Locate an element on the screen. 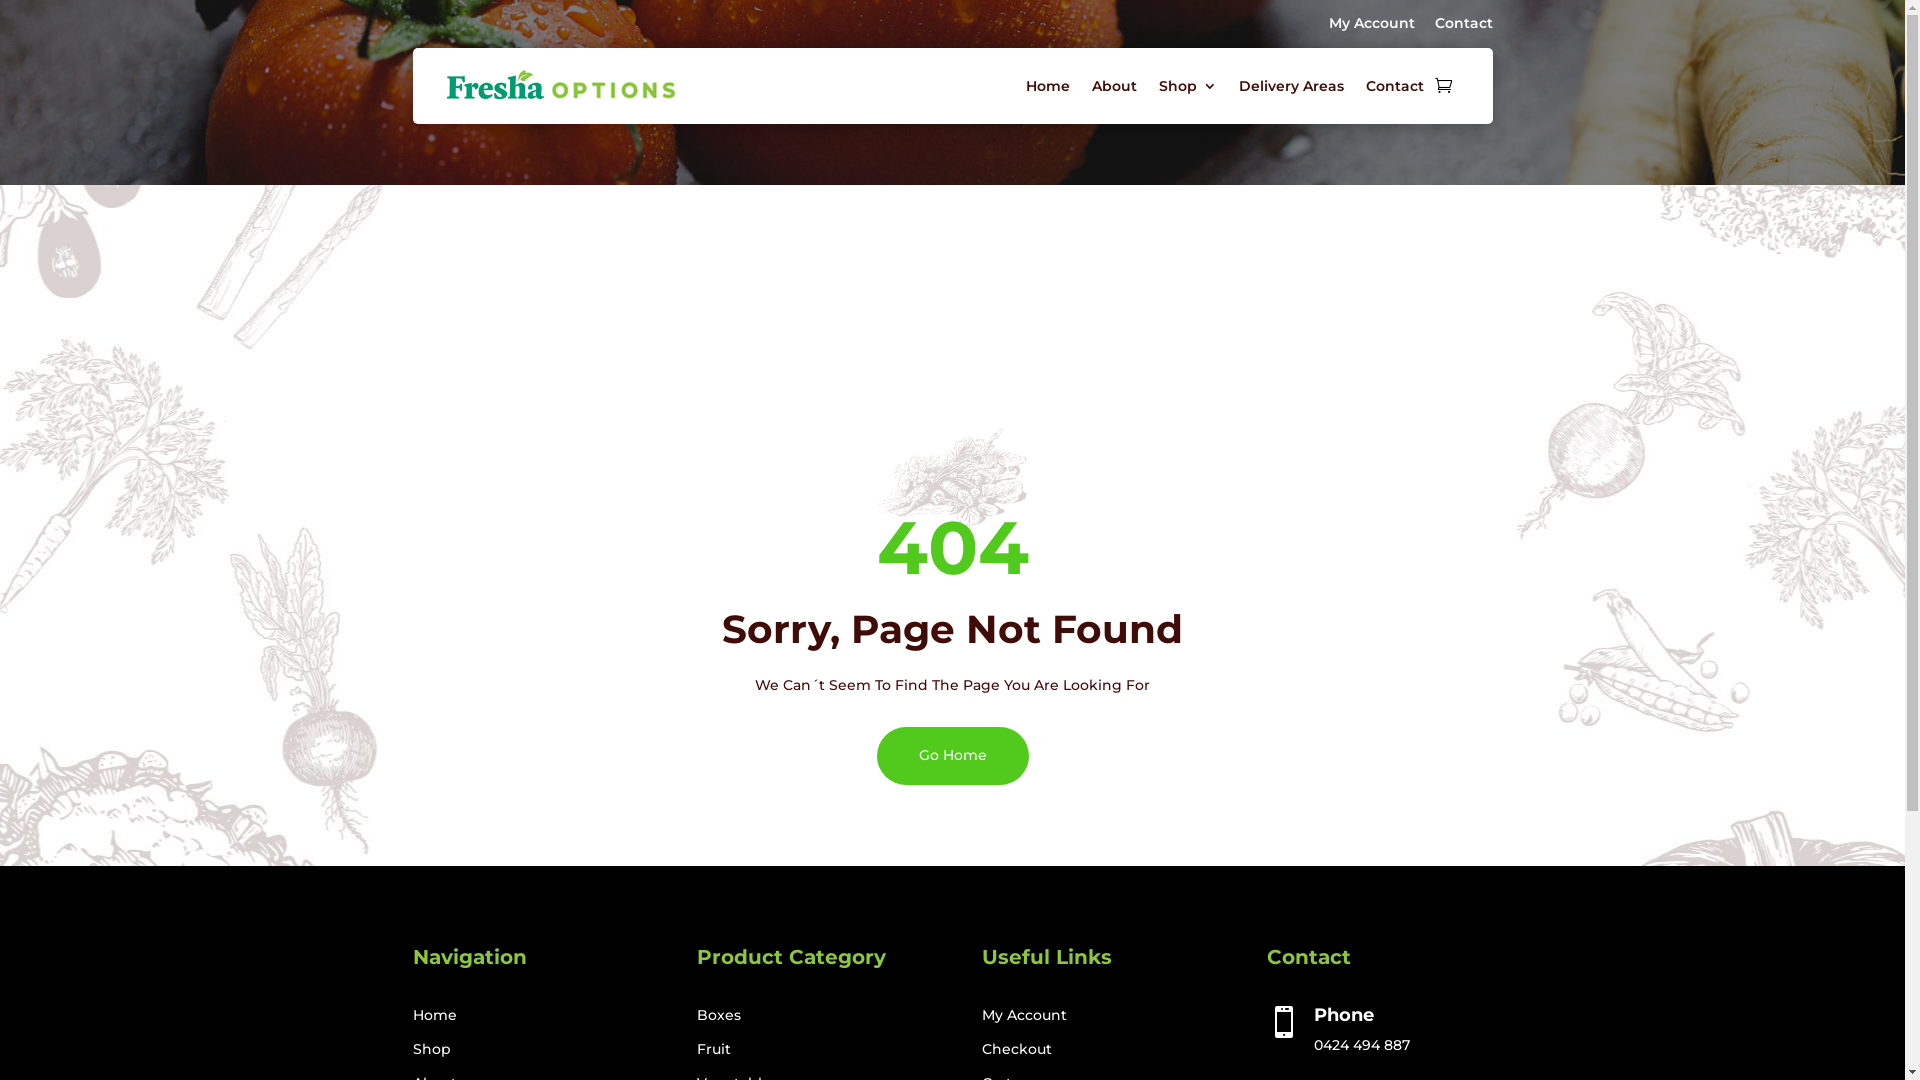  'Boxes' is located at coordinates (719, 1014).